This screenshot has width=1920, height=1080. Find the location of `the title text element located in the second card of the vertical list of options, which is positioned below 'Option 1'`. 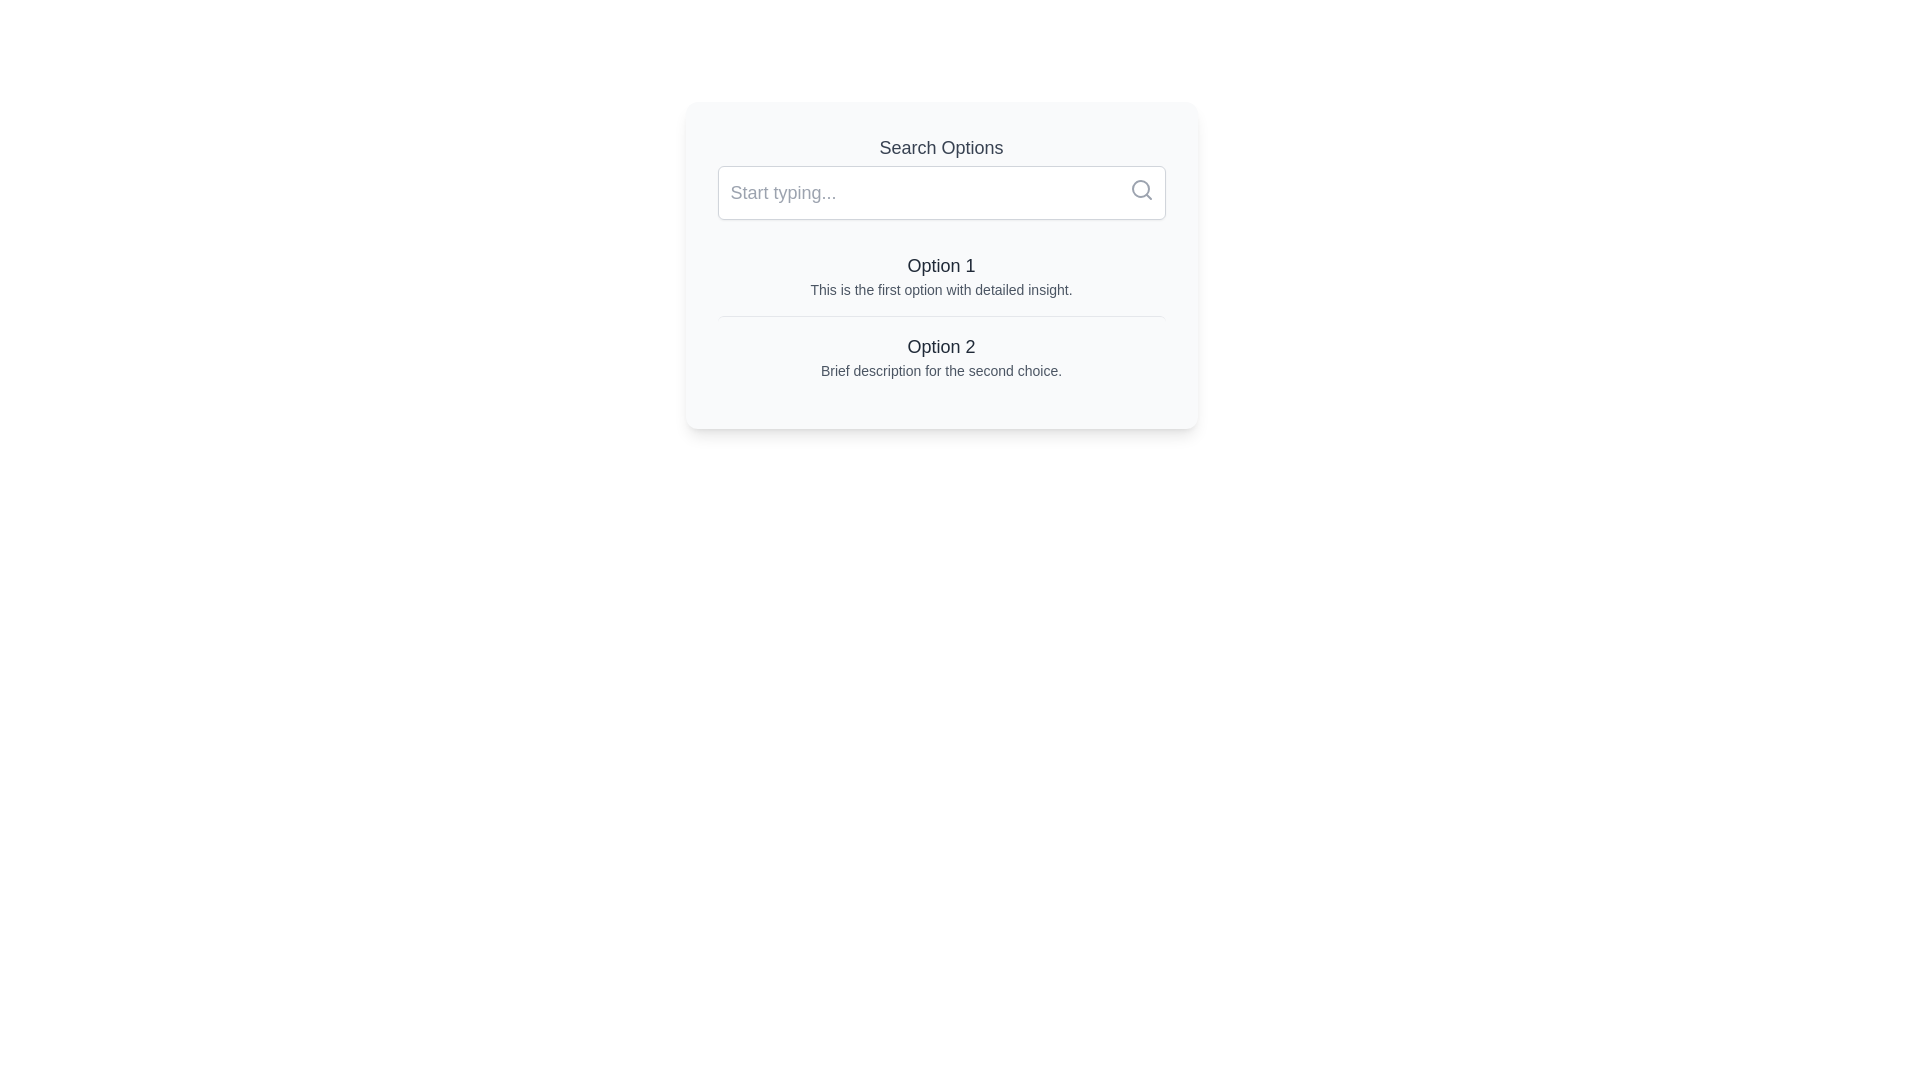

the title text element located in the second card of the vertical list of options, which is positioned below 'Option 1' is located at coordinates (940, 346).